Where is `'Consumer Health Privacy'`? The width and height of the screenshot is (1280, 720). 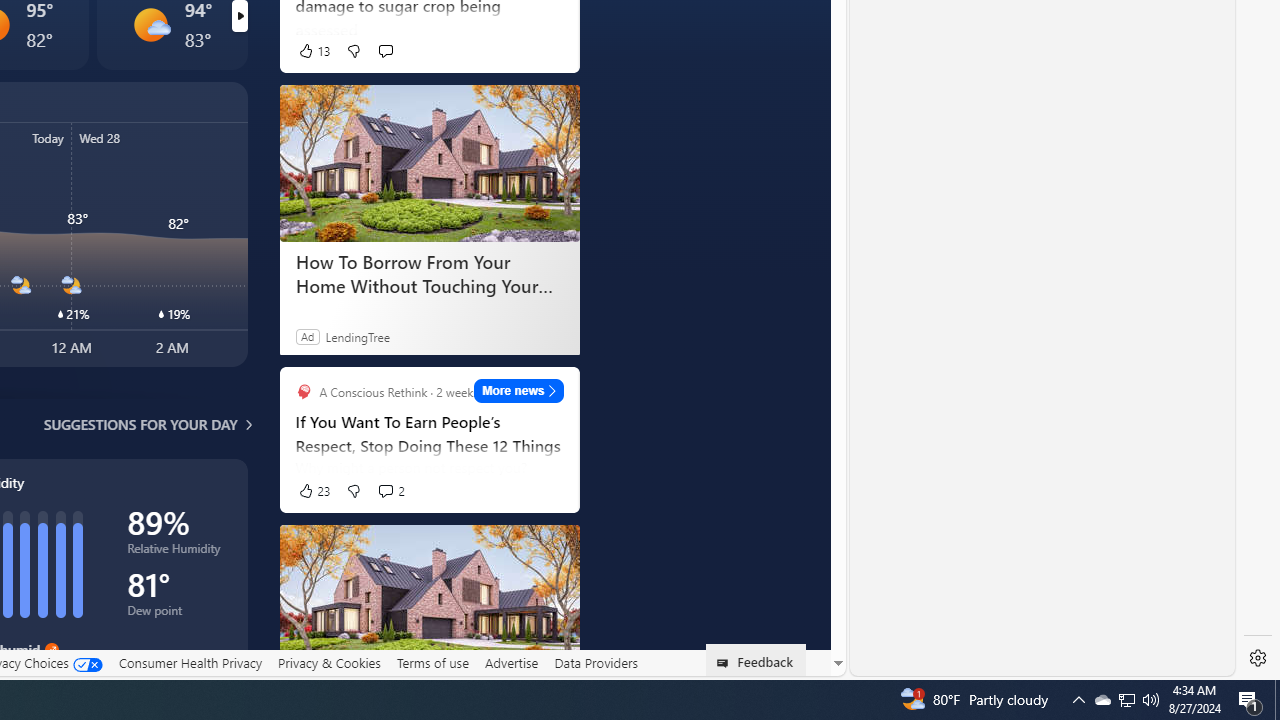
'Consumer Health Privacy' is located at coordinates (190, 662).